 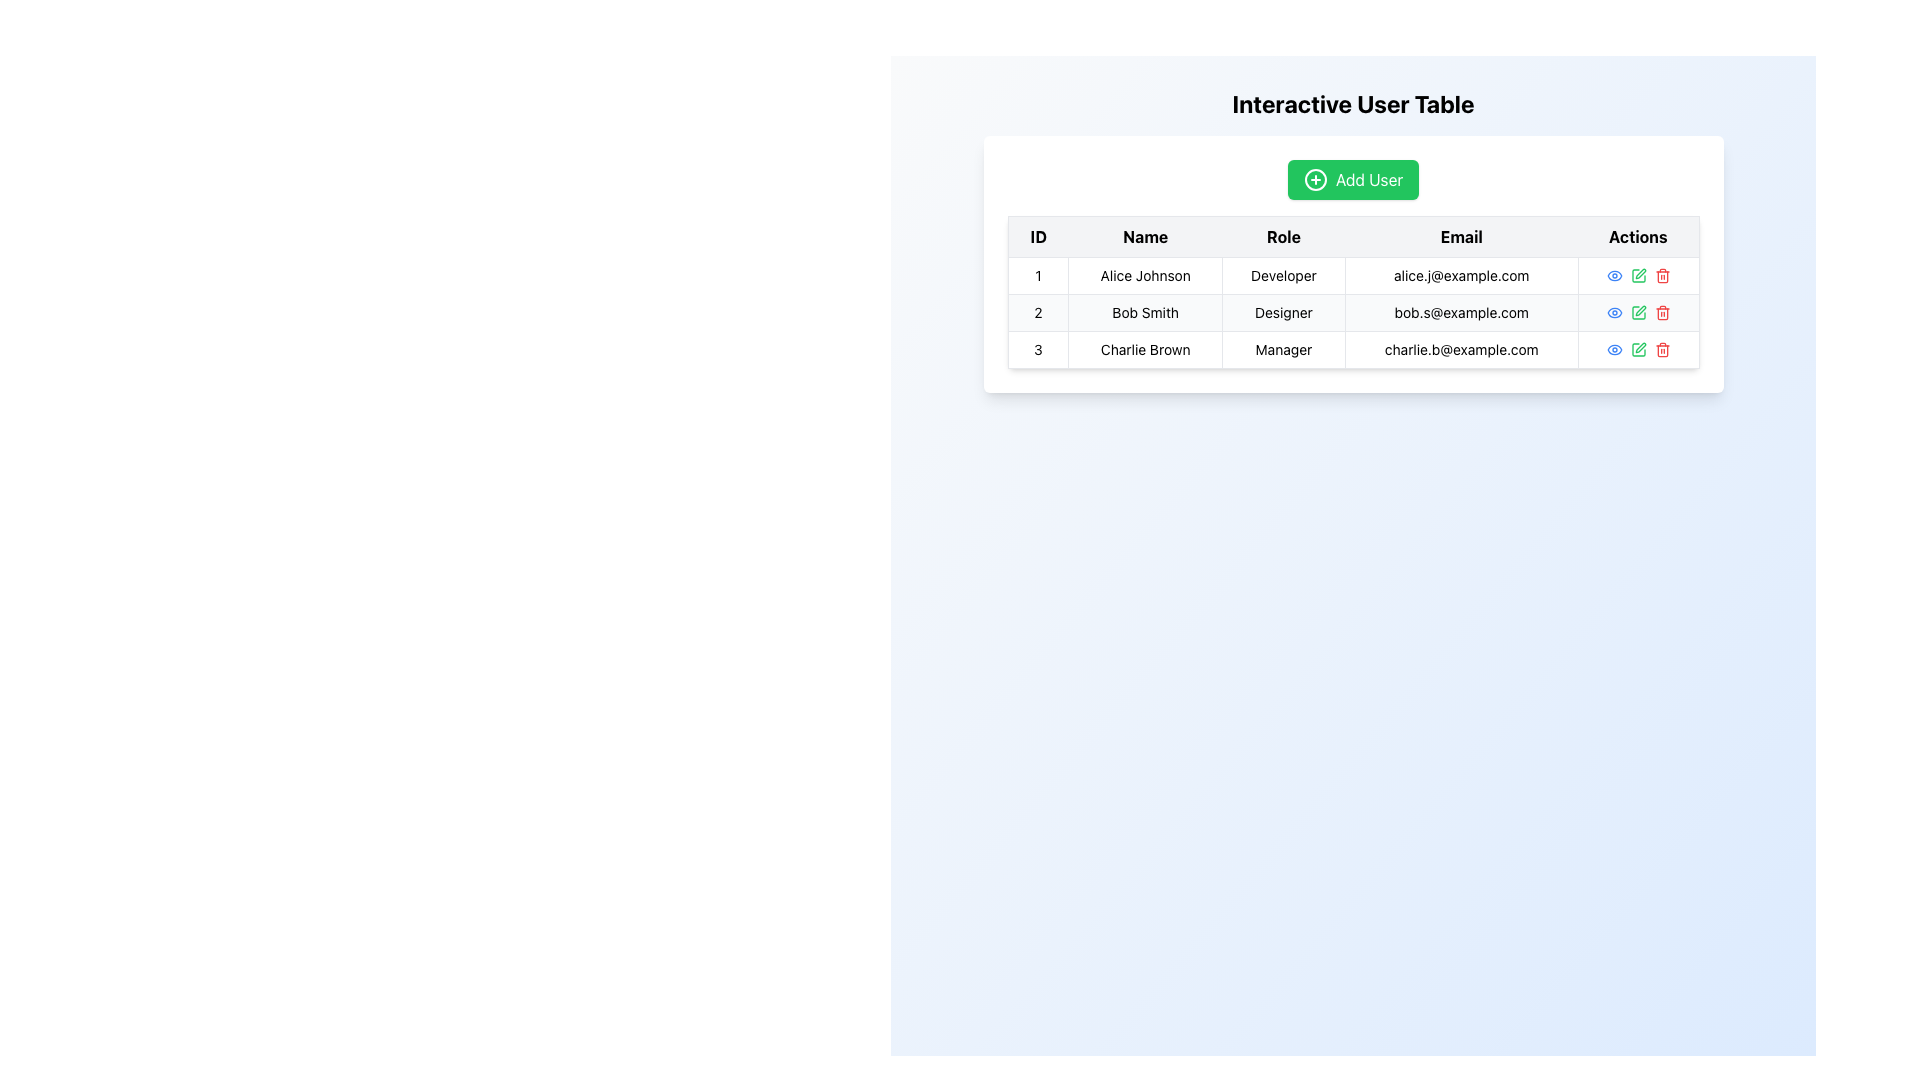 I want to click on the third row in the user data table that displays the ID '3', name 'Charlie Brown', role 'Manager', and email 'charlie.b@example.com', so click(x=1353, y=349).